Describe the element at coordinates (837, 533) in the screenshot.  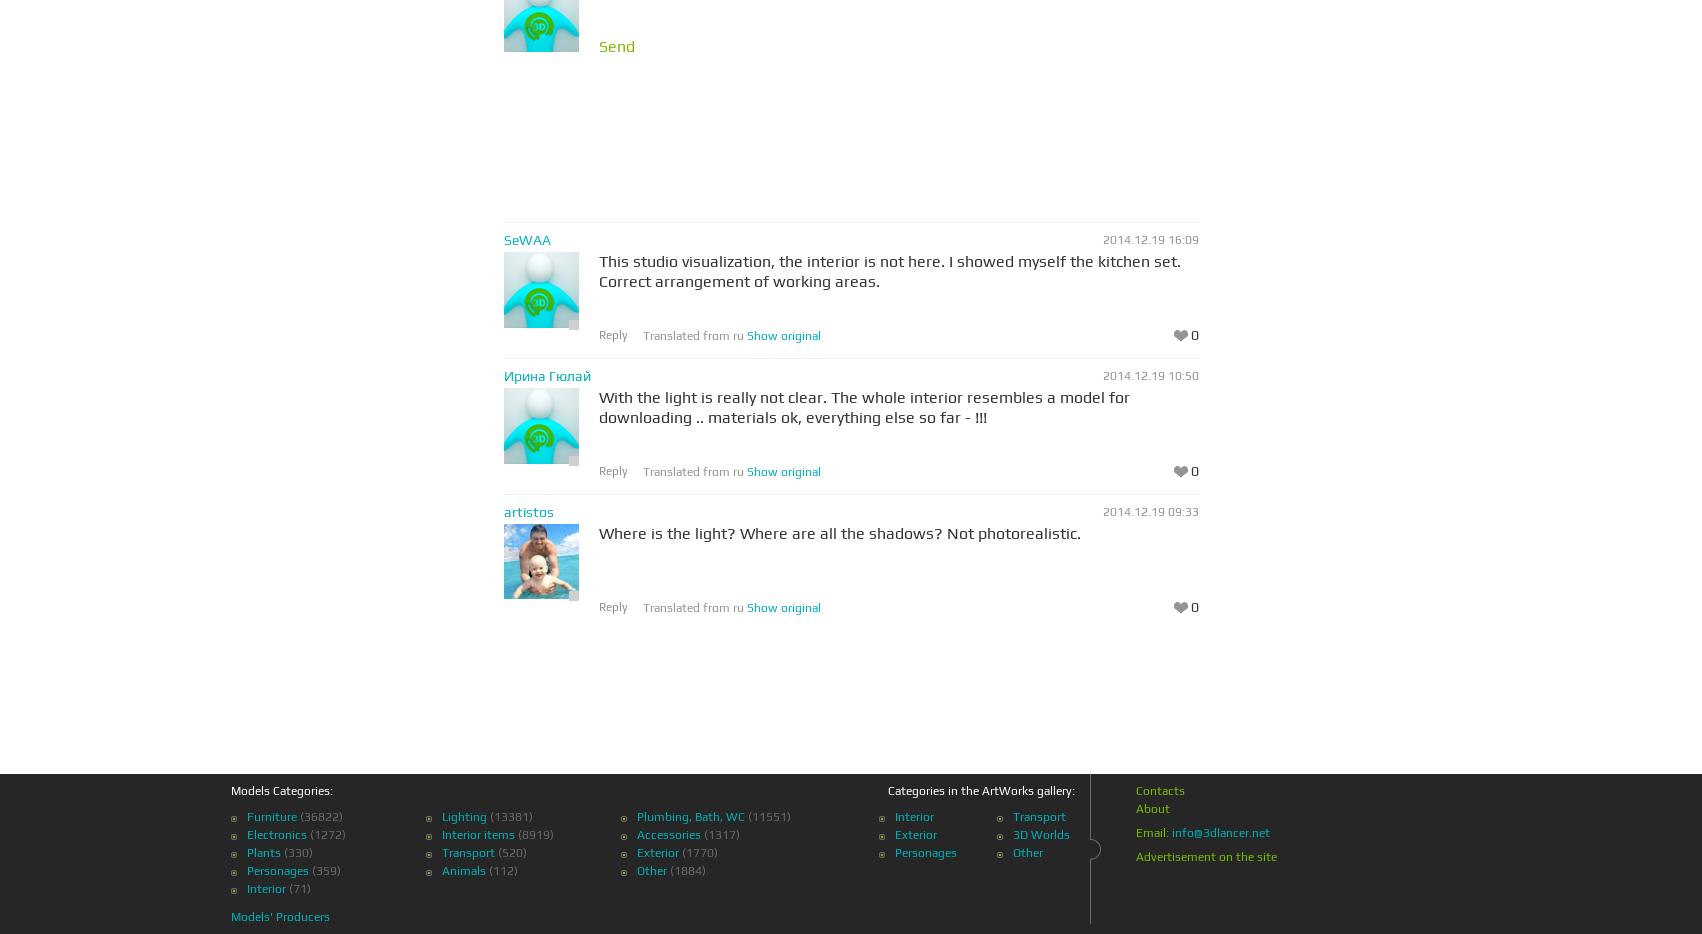
I see `'Where is the light? Where are all the shadows? Not photorealistic.'` at that location.